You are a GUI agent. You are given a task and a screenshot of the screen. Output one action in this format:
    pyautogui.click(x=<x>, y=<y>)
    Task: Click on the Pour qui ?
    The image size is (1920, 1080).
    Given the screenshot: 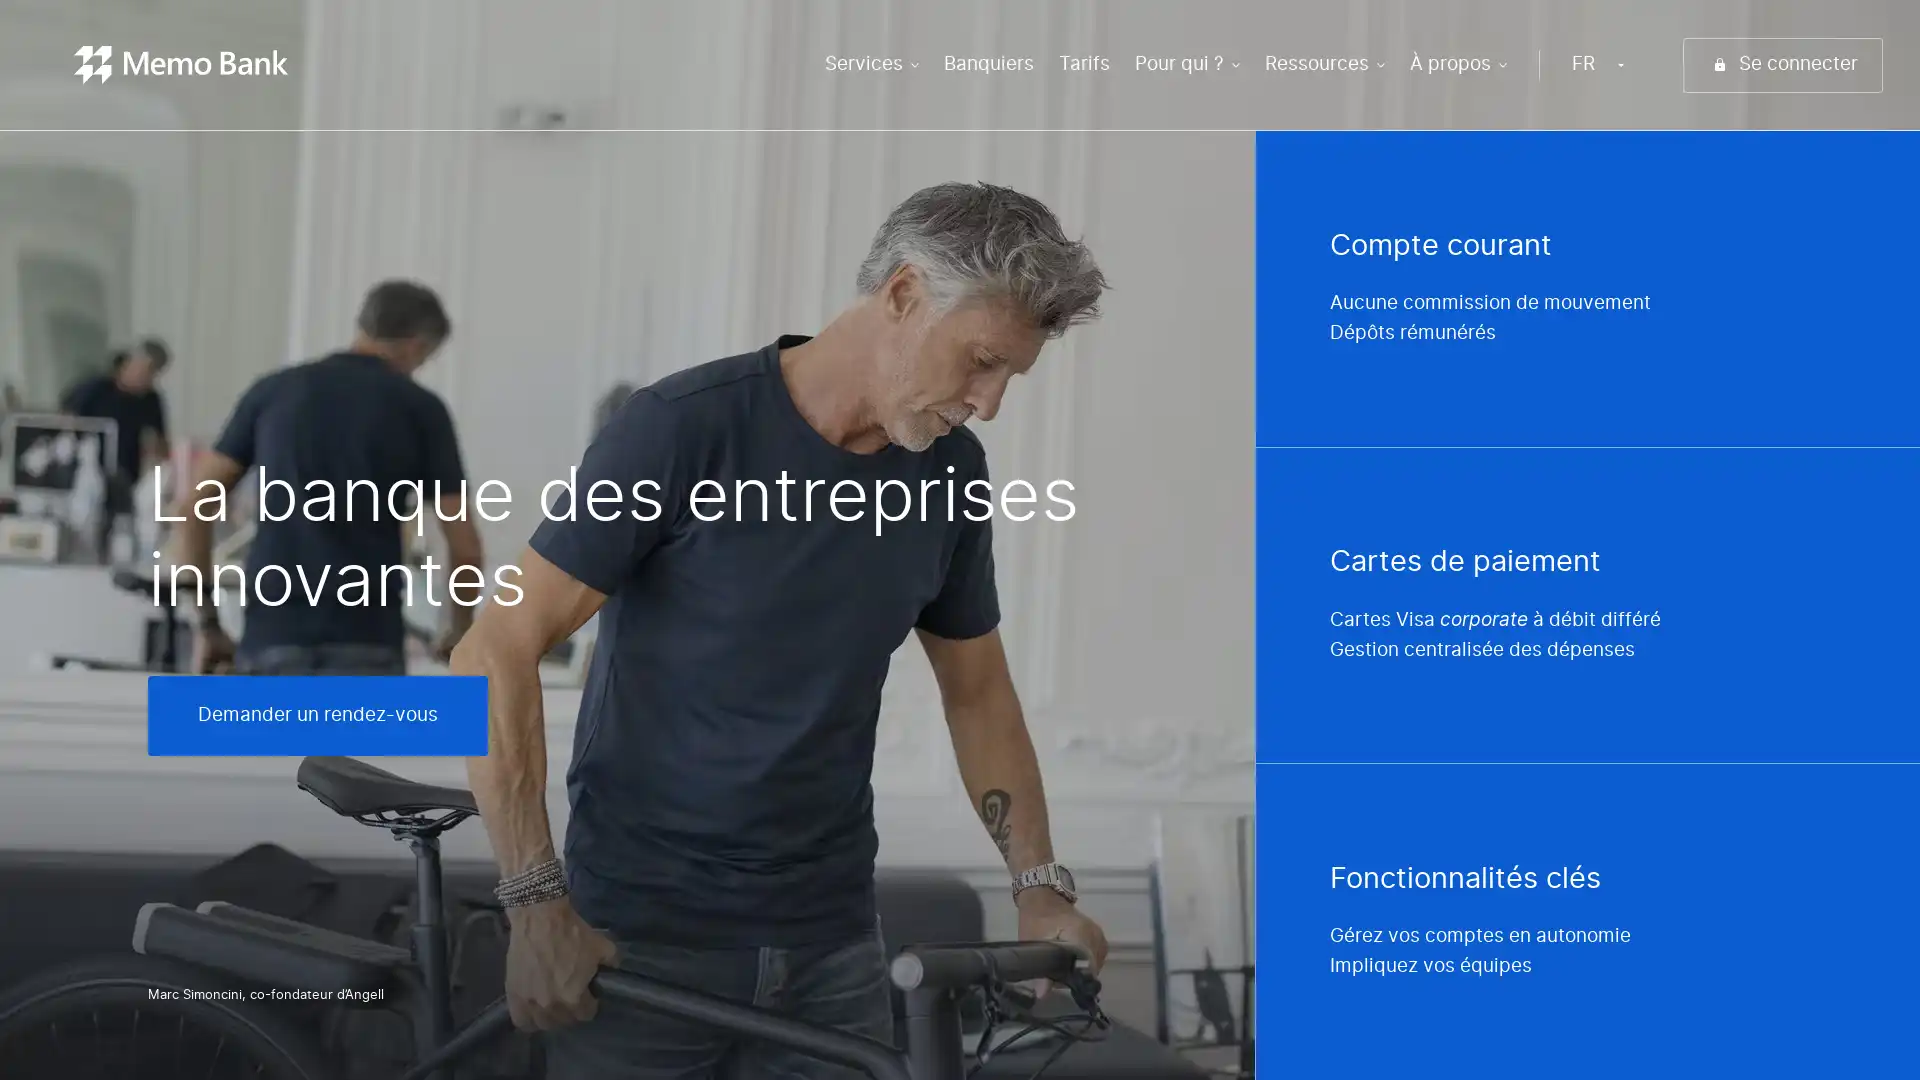 What is the action you would take?
    pyautogui.click(x=1187, y=64)
    